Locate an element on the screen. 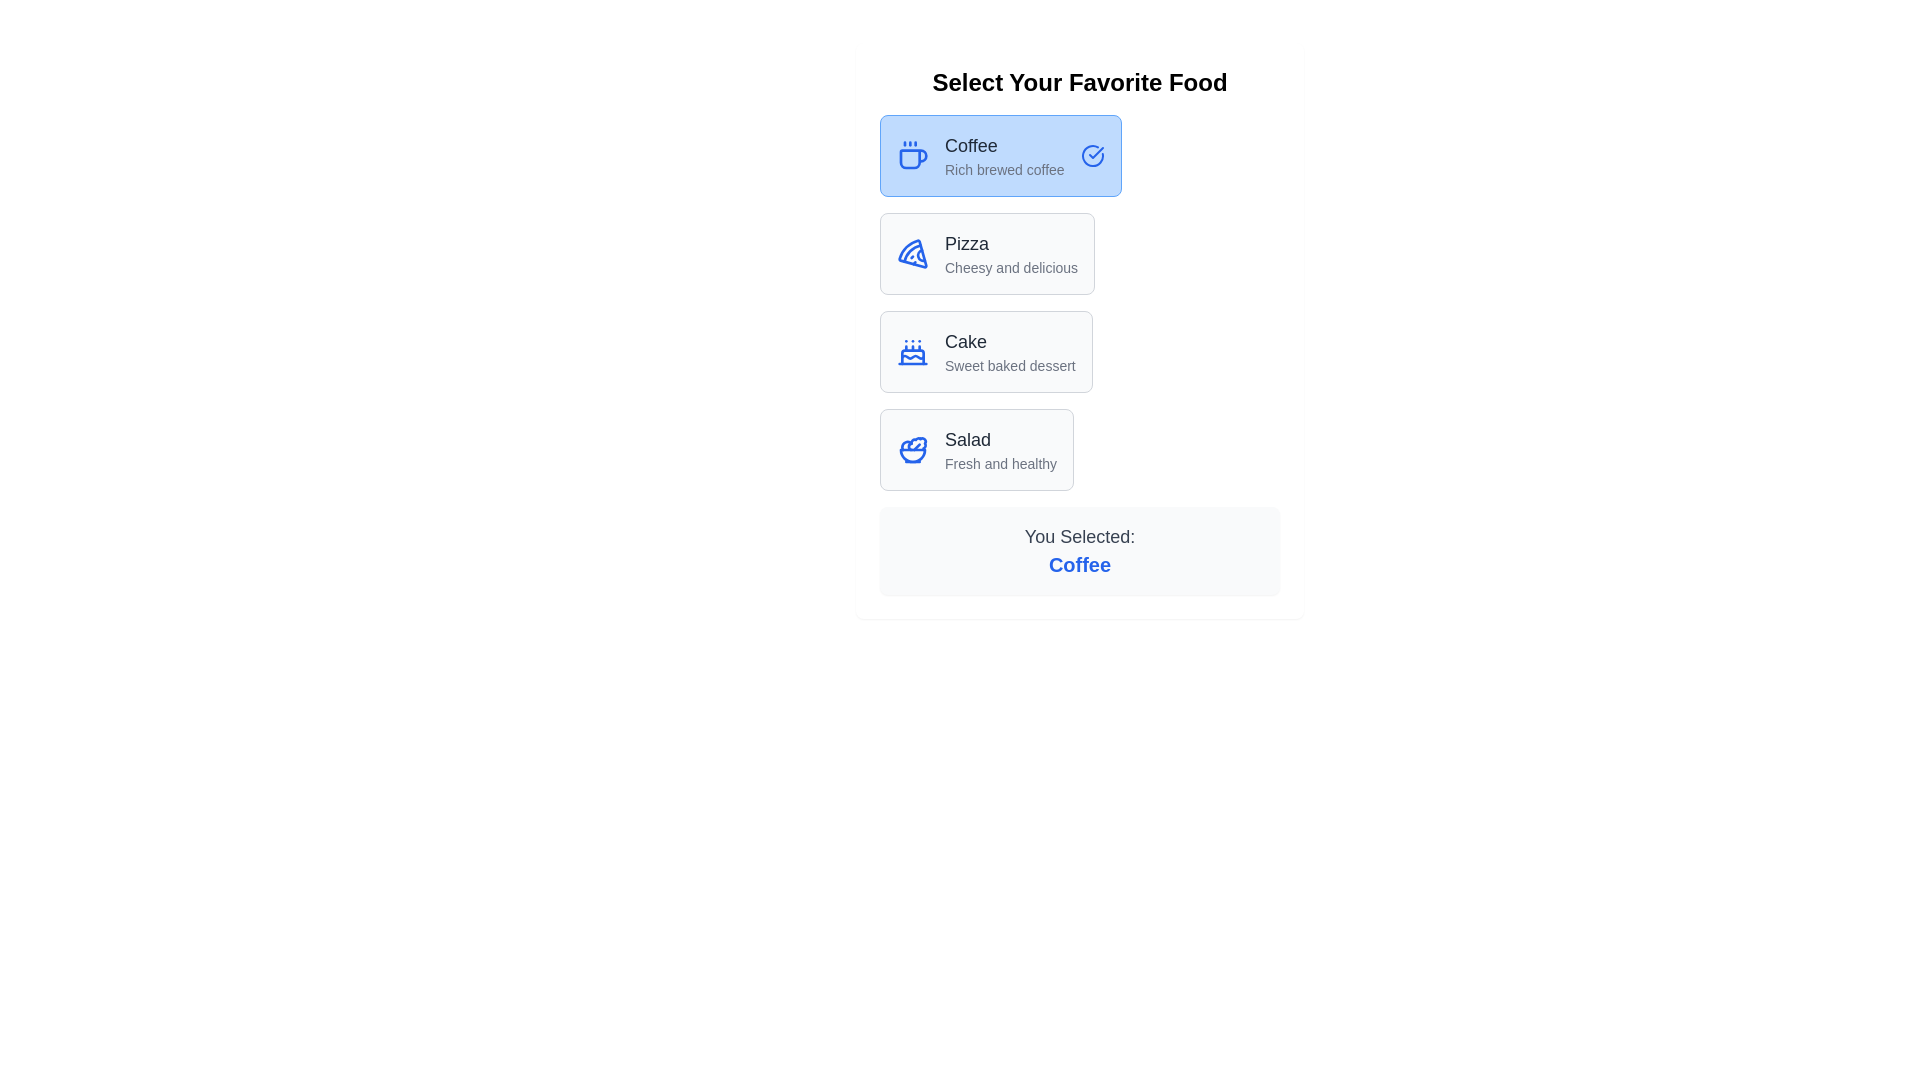  to select the 'Coffee' option from the menu, which is the first item in the list of selectable food items directly below the title 'Select Your Favorite Food' is located at coordinates (1004, 154).